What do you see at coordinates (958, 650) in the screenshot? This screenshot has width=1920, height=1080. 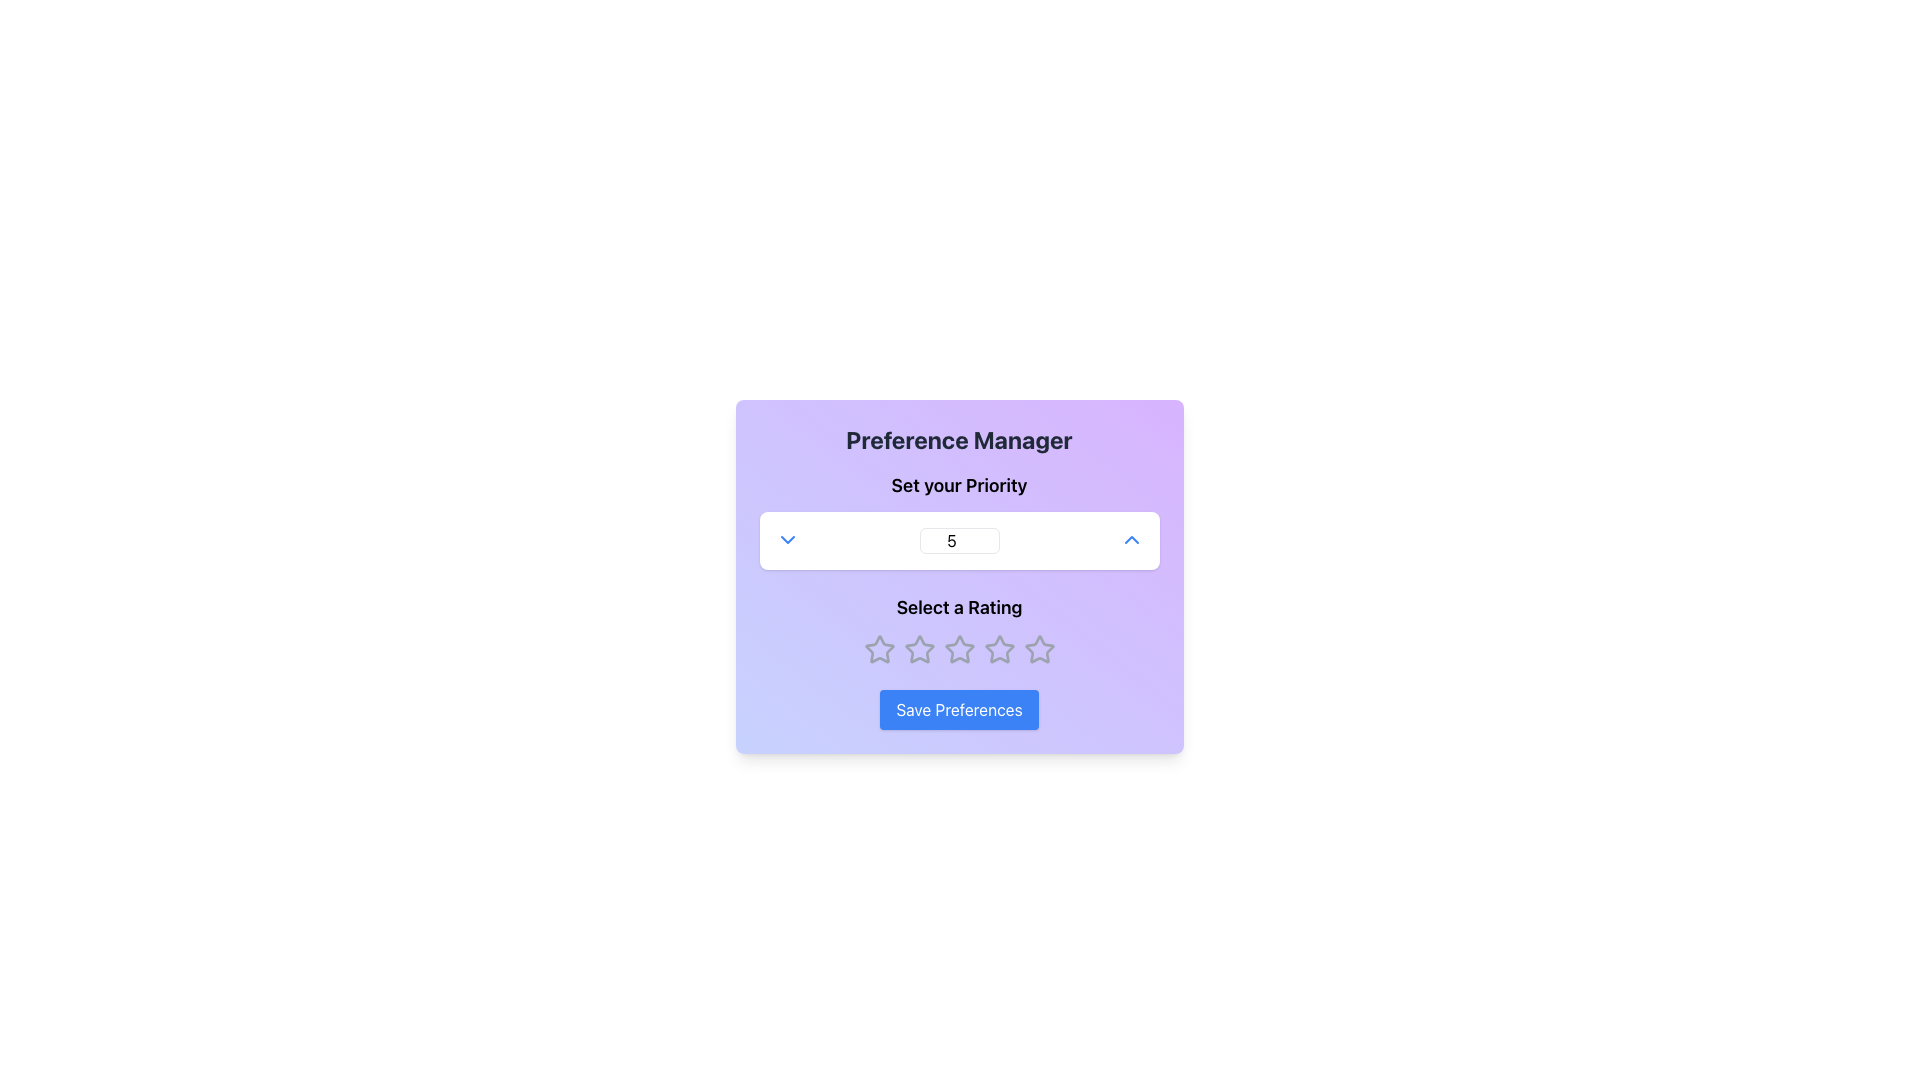 I see `the third star icon in the rating widget` at bounding box center [958, 650].